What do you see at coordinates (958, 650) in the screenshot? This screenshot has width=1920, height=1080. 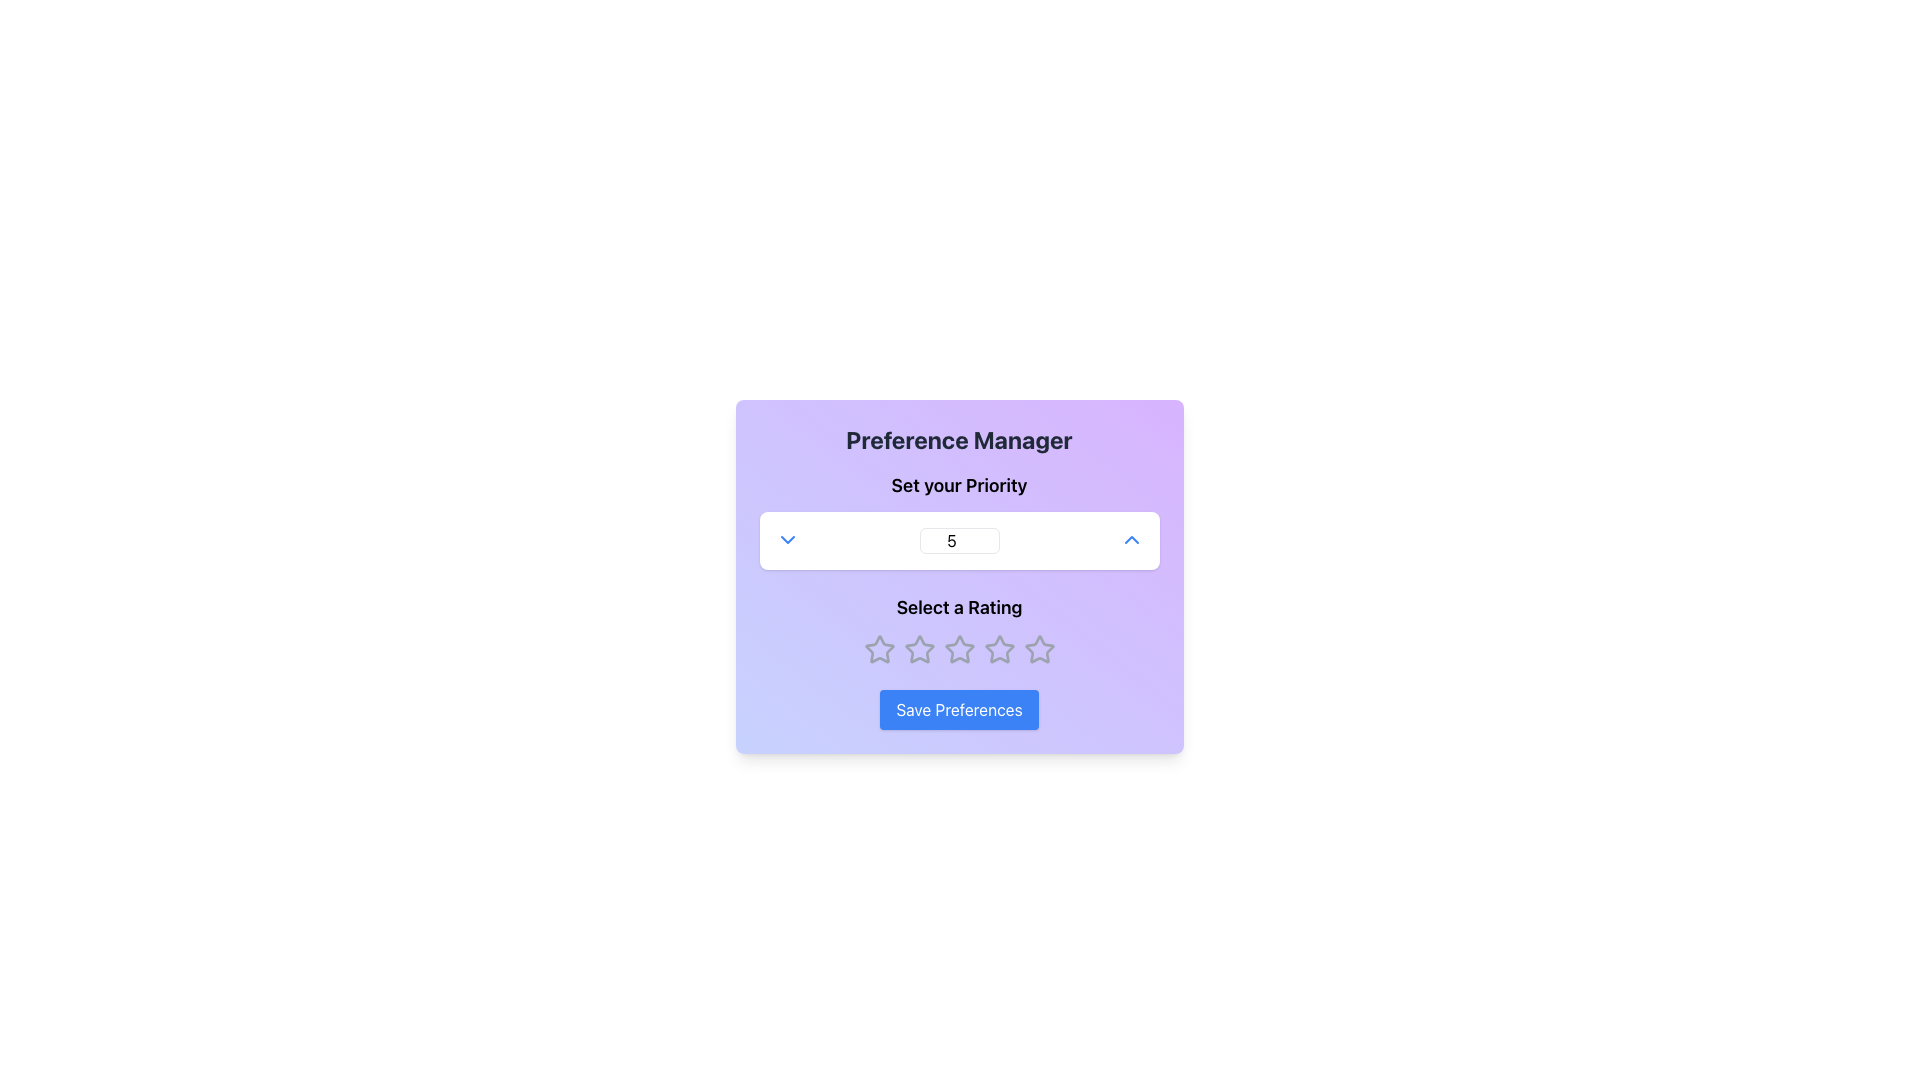 I see `the third star icon in the rating widget` at bounding box center [958, 650].